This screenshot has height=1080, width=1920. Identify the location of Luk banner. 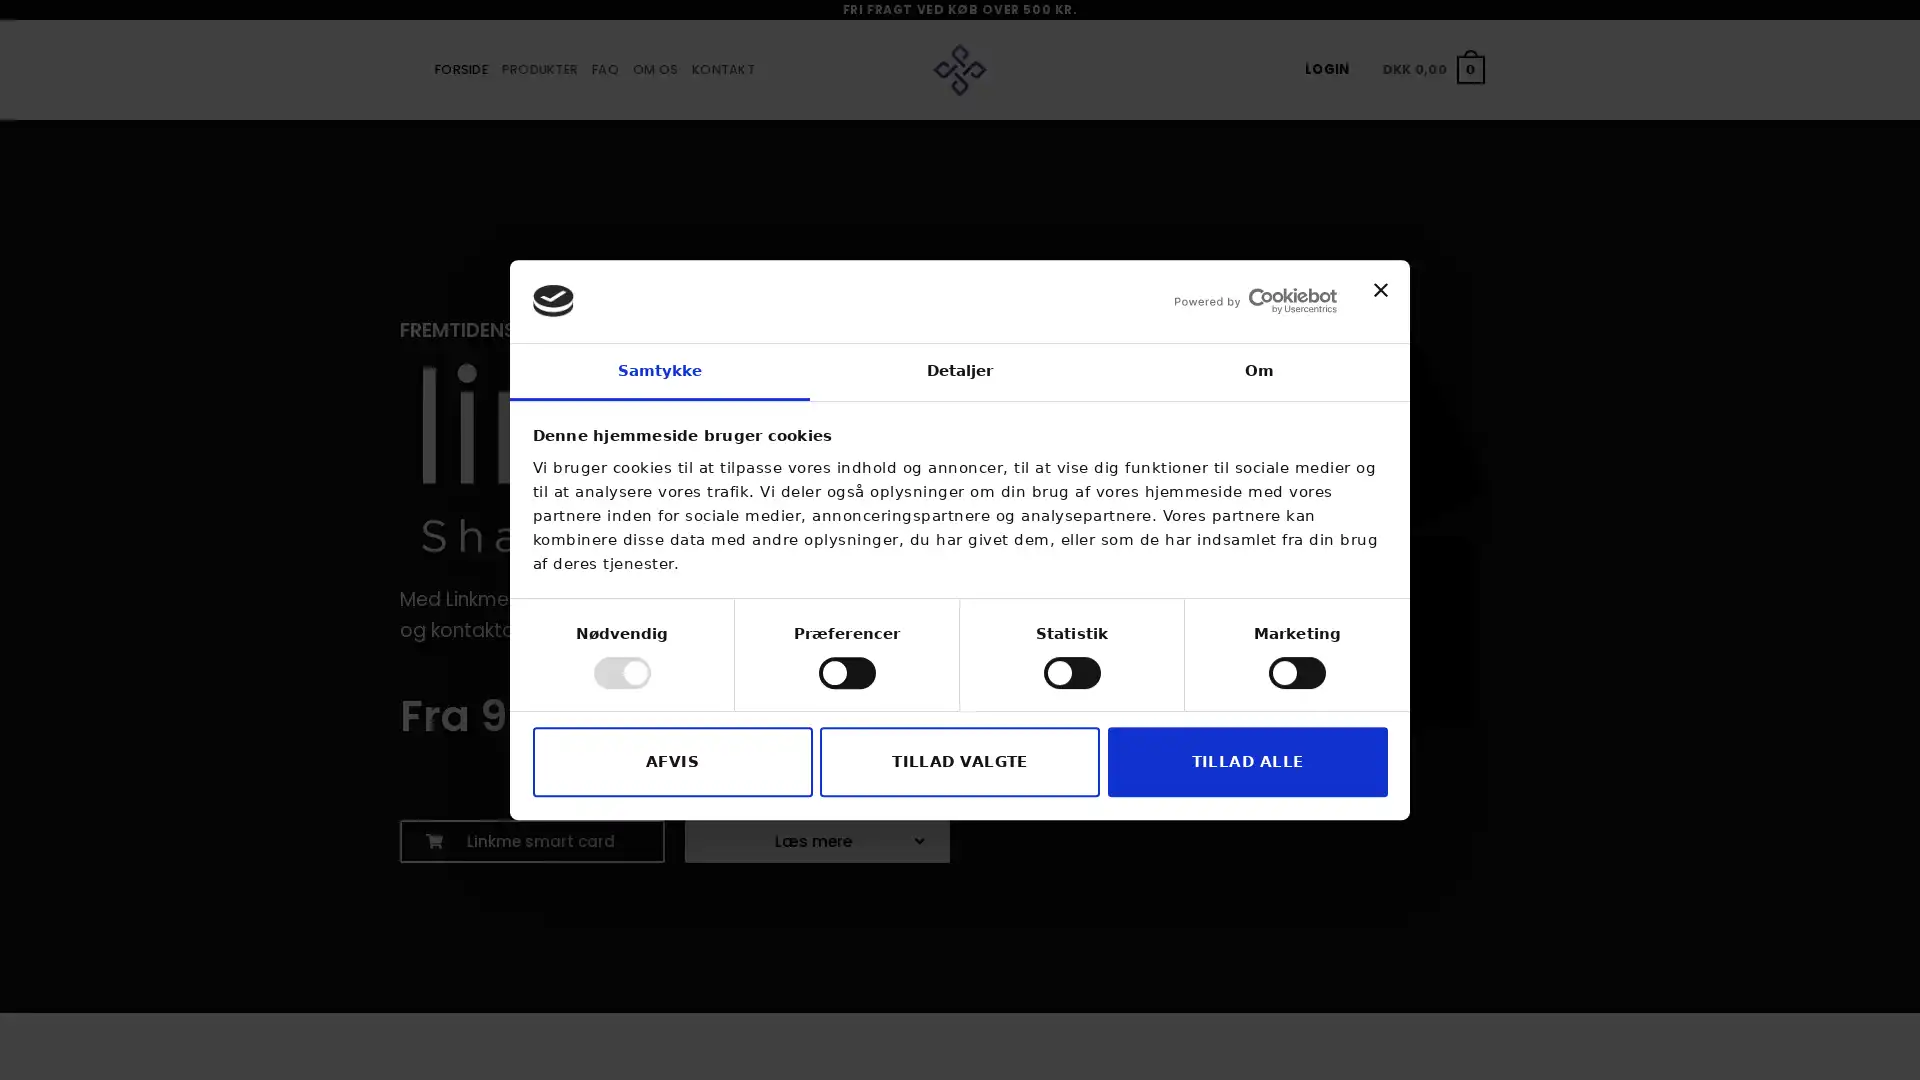
(1379, 300).